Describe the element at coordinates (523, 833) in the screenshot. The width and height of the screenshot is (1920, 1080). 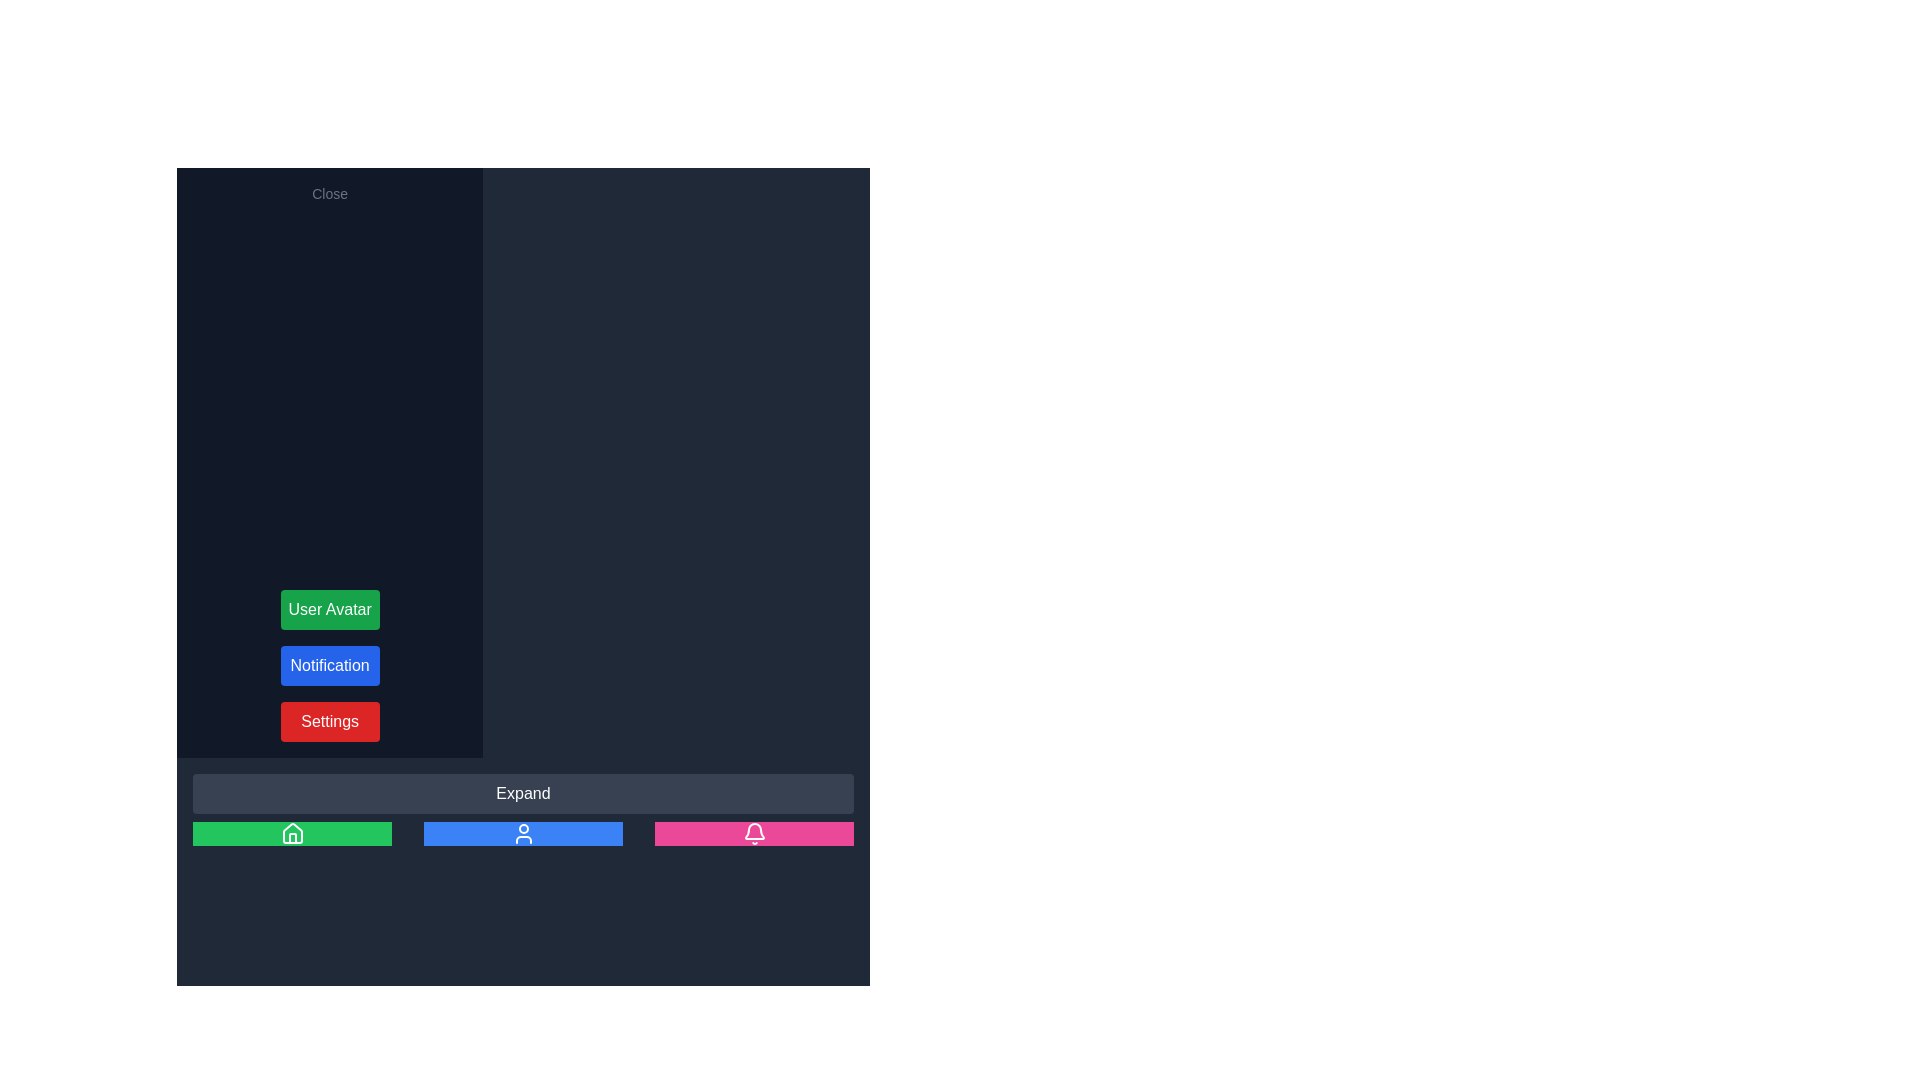
I see `the 'User Profile' icon button located in the bottom navigation row` at that location.